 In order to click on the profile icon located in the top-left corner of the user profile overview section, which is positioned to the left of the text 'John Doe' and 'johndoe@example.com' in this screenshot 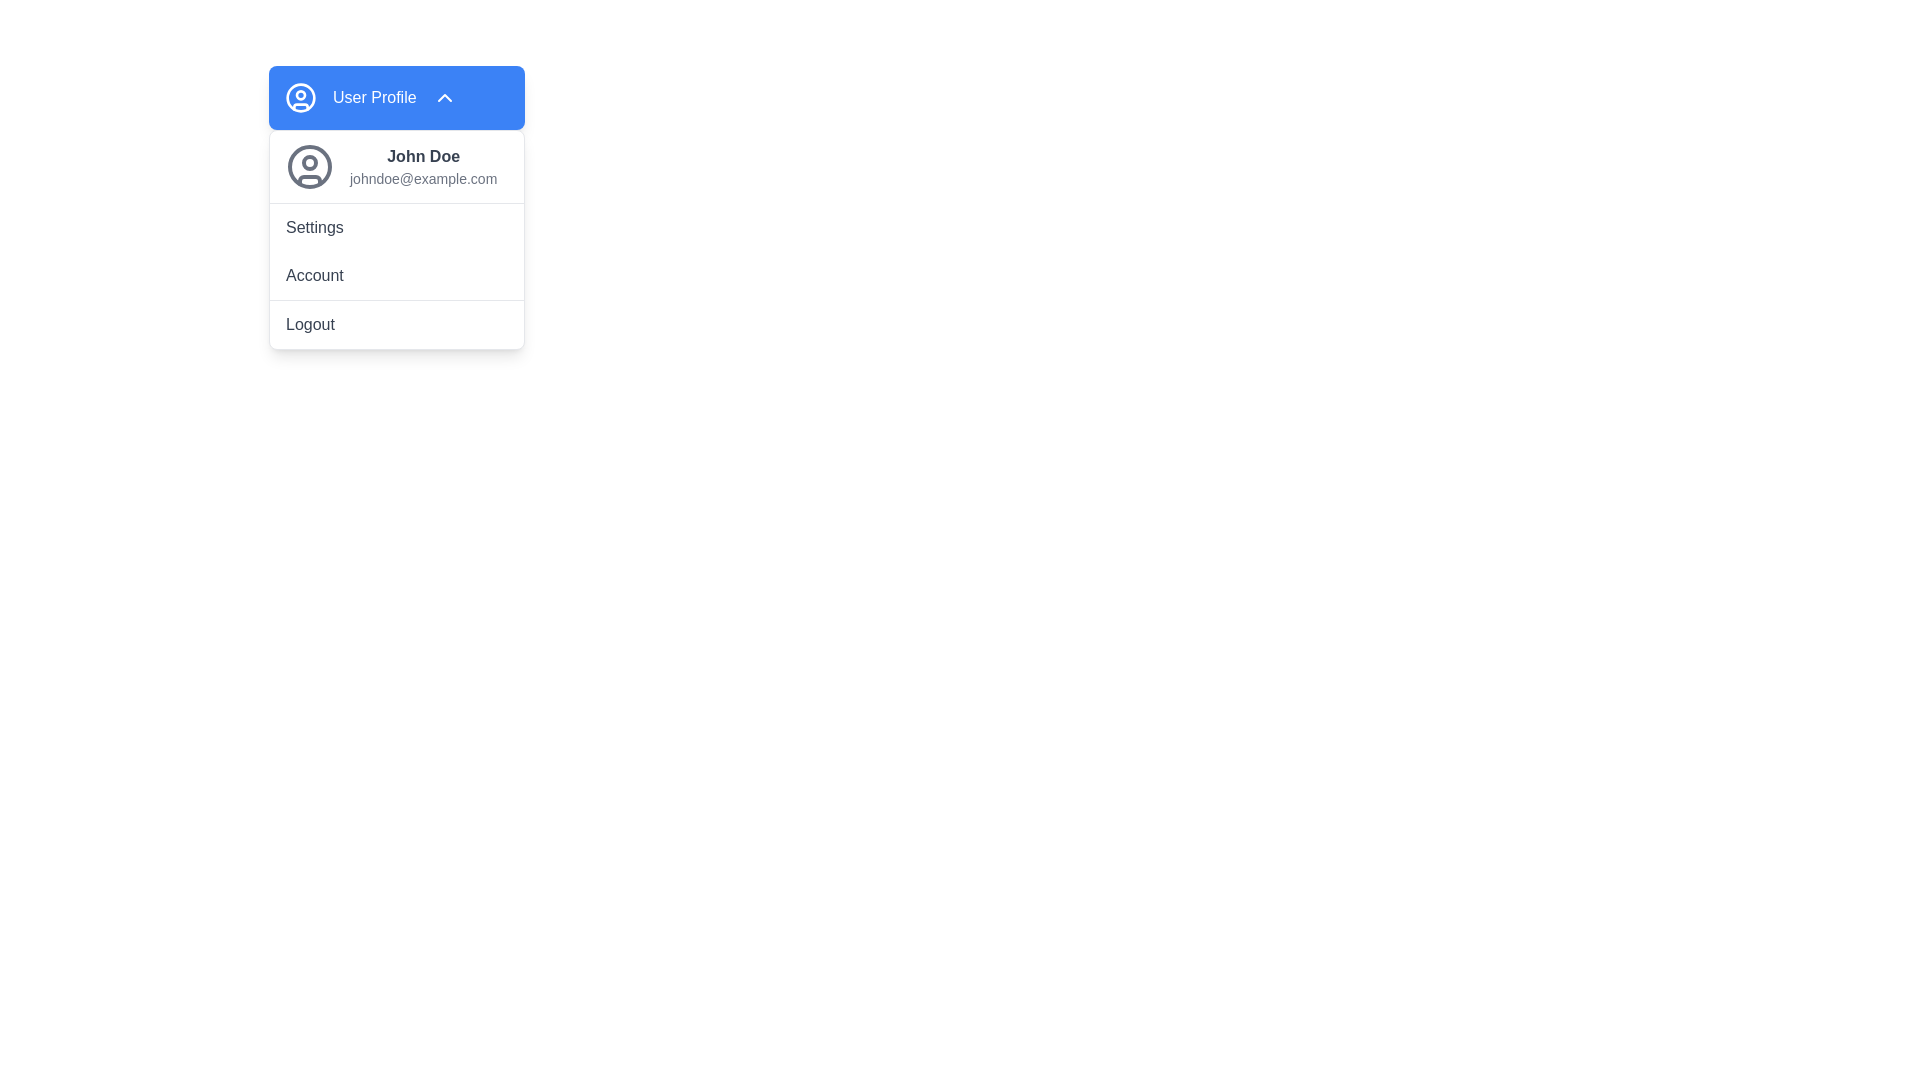, I will do `click(309, 165)`.